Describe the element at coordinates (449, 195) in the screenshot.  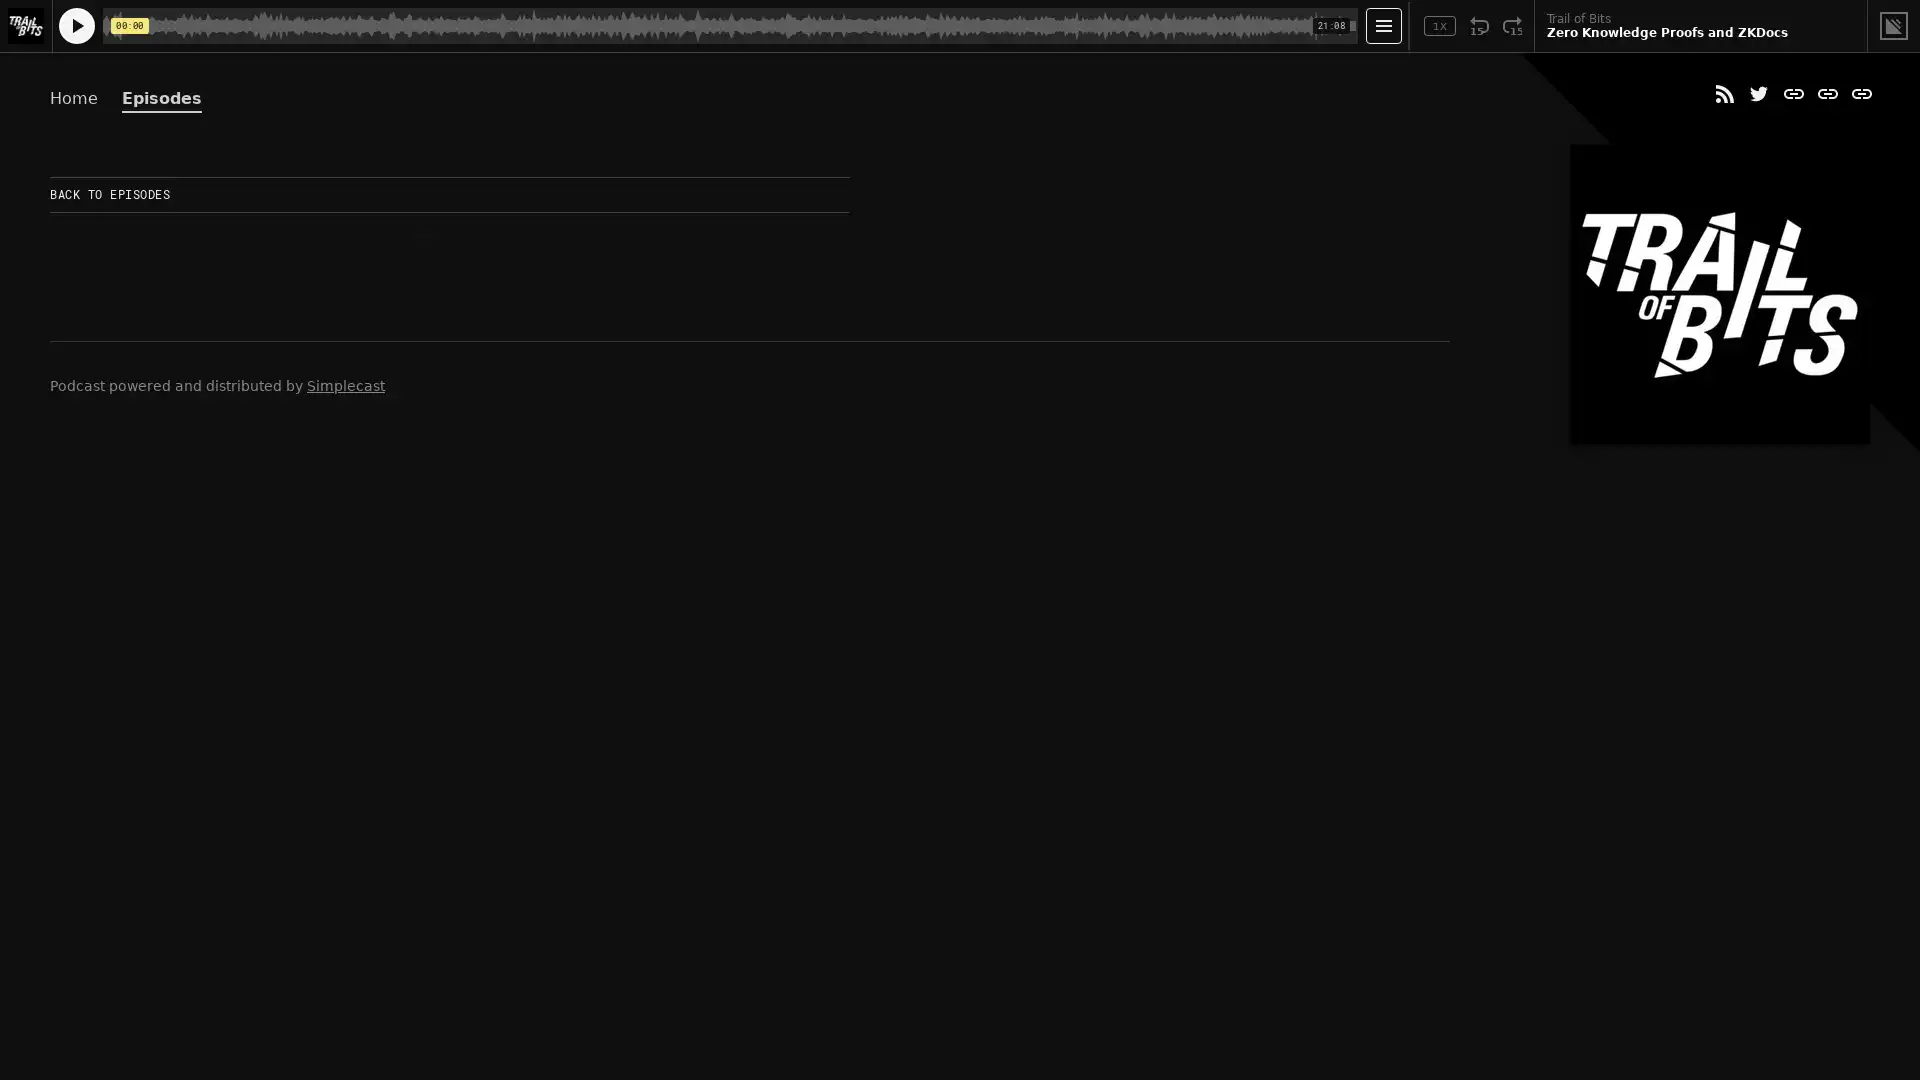
I see `BACK TO EPISODES` at that location.